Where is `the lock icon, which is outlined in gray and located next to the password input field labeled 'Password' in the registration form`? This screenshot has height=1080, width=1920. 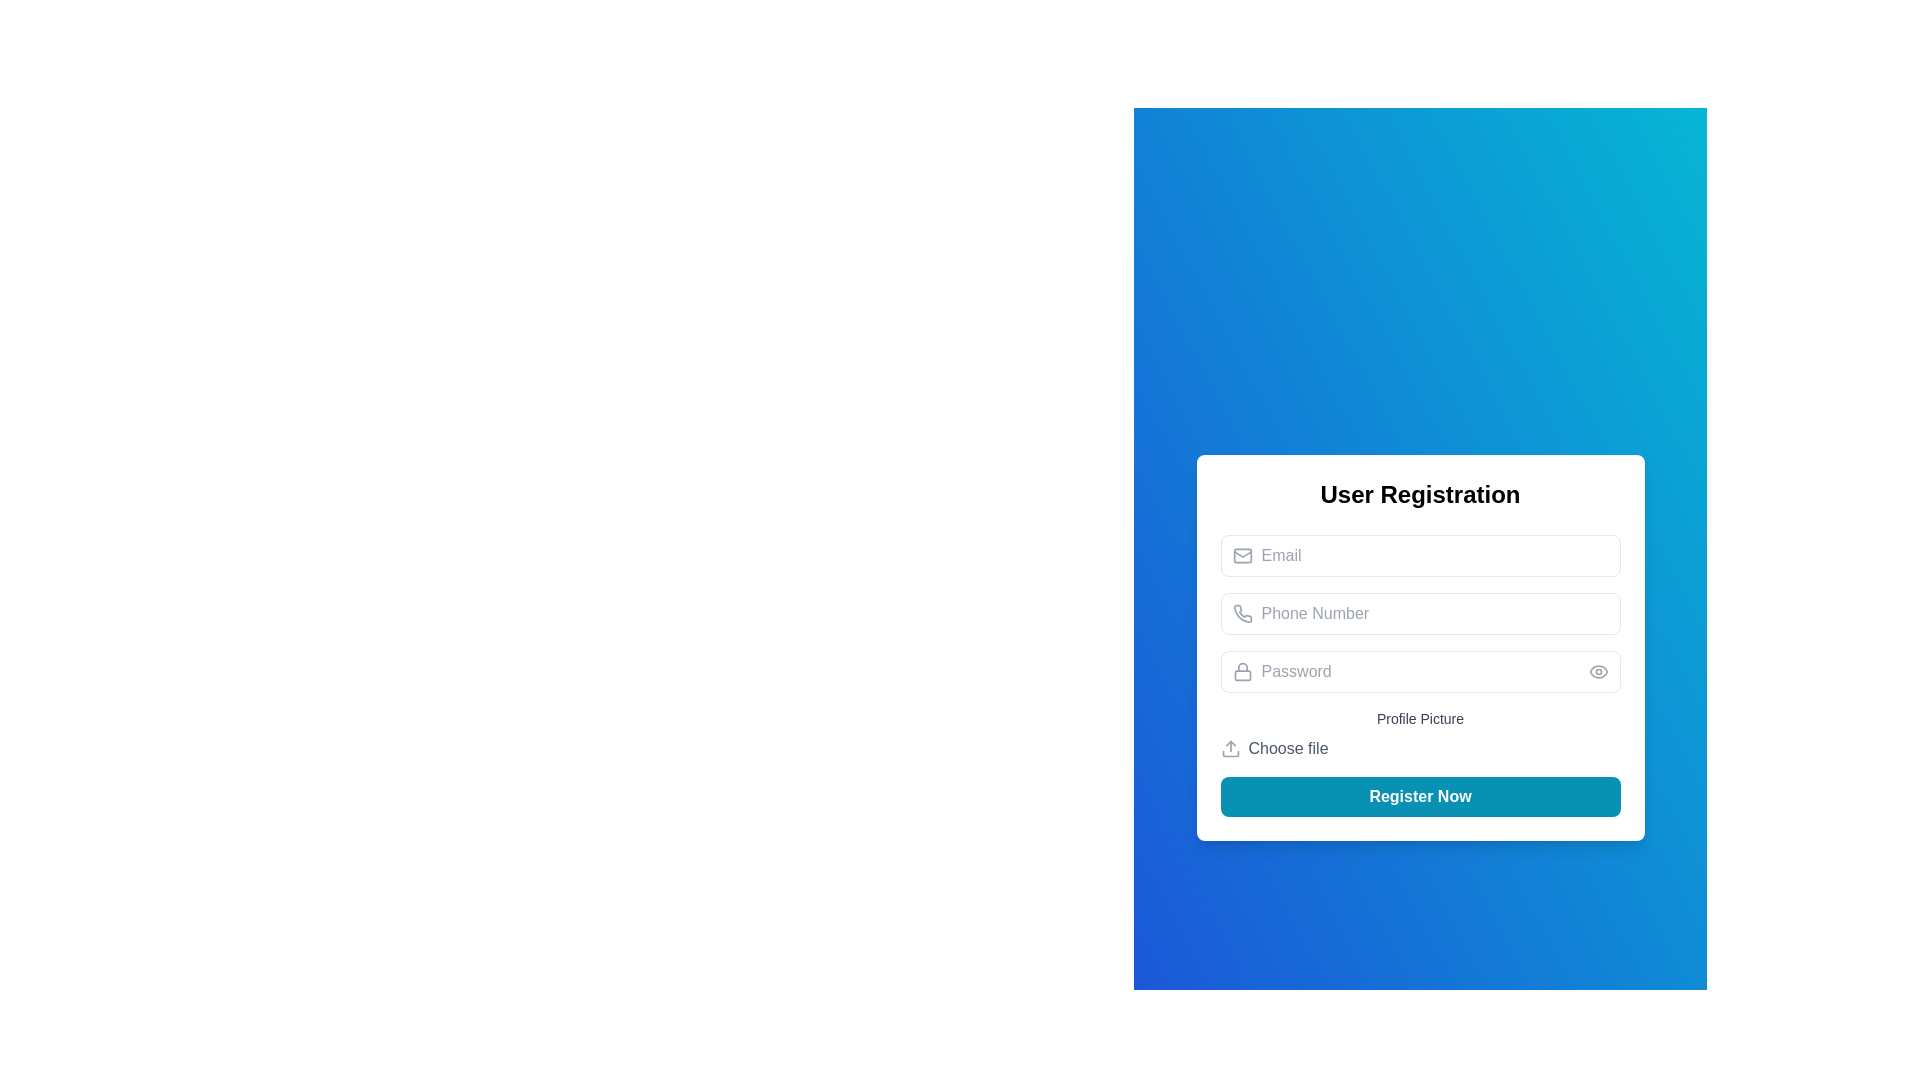 the lock icon, which is outlined in gray and located next to the password input field labeled 'Password' in the registration form is located at coordinates (1241, 671).